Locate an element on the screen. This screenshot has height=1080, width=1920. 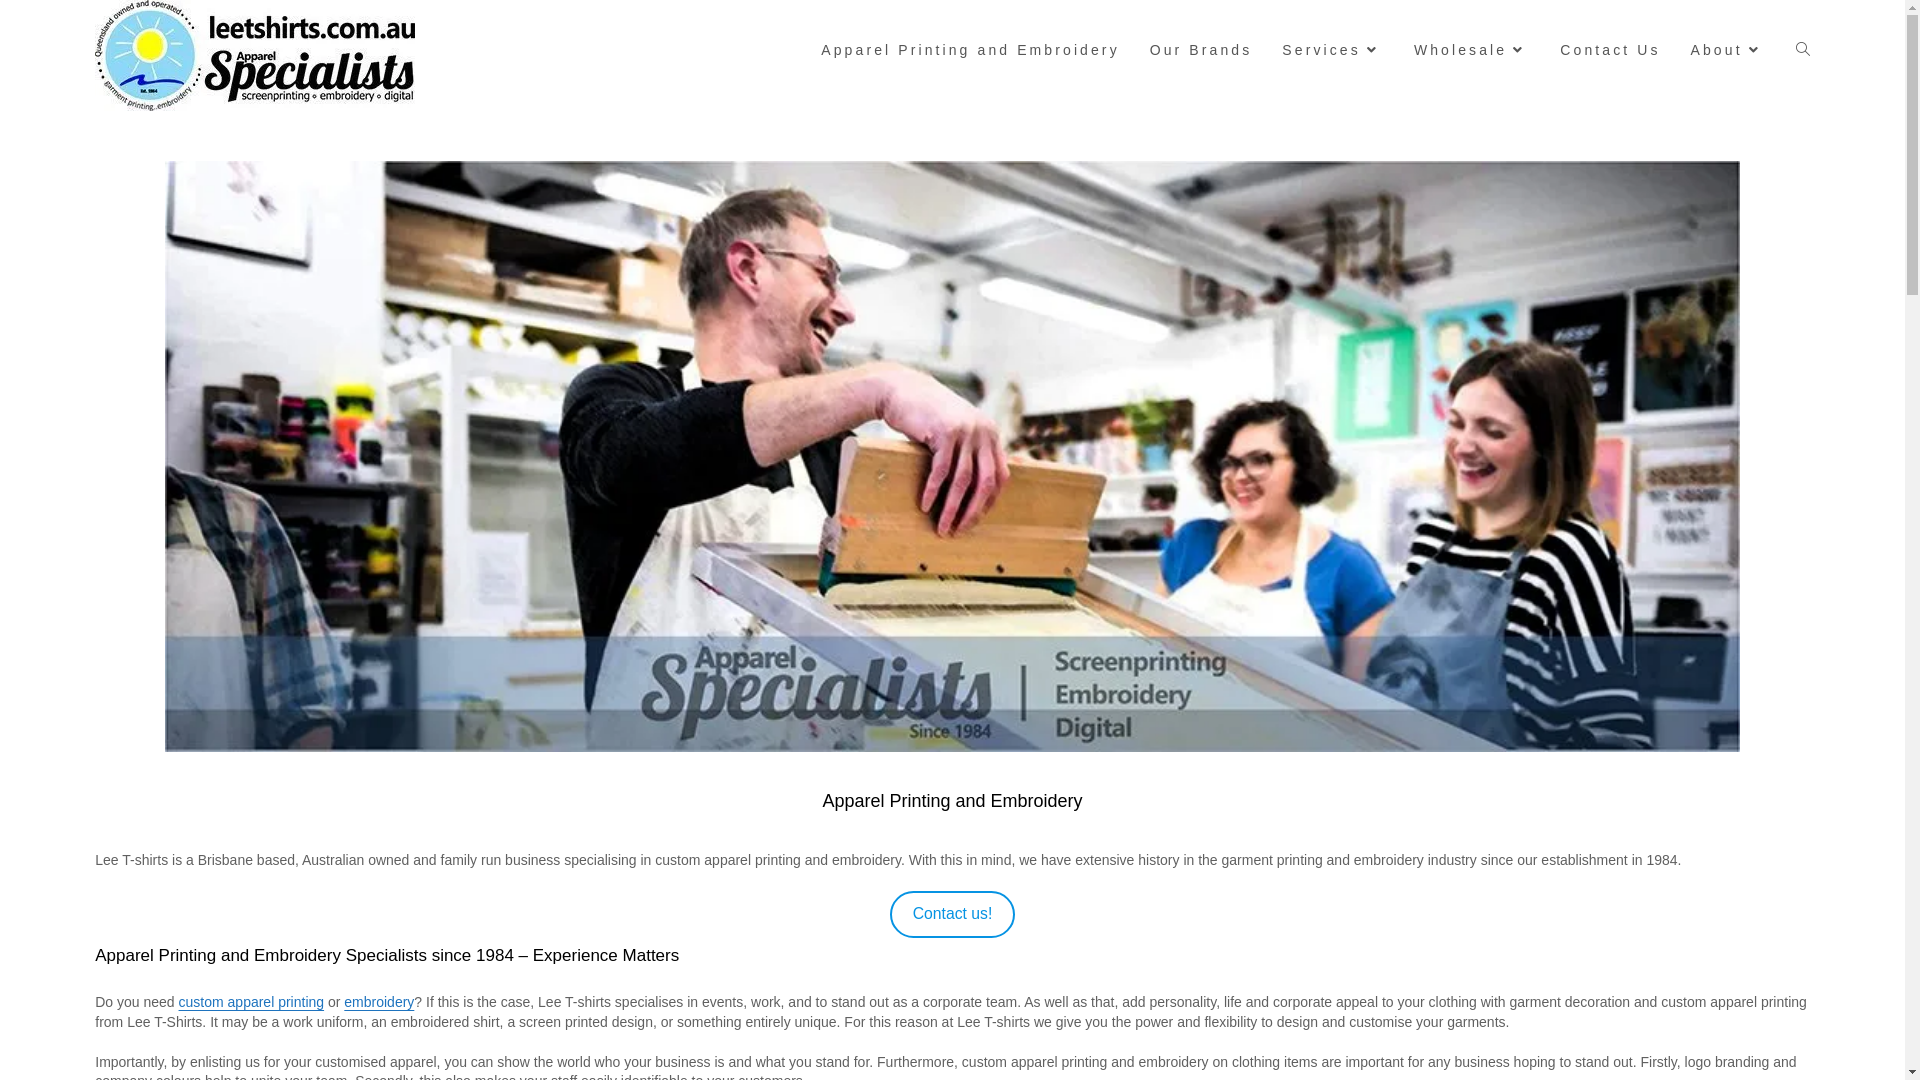
'Our Brands' is located at coordinates (1200, 49).